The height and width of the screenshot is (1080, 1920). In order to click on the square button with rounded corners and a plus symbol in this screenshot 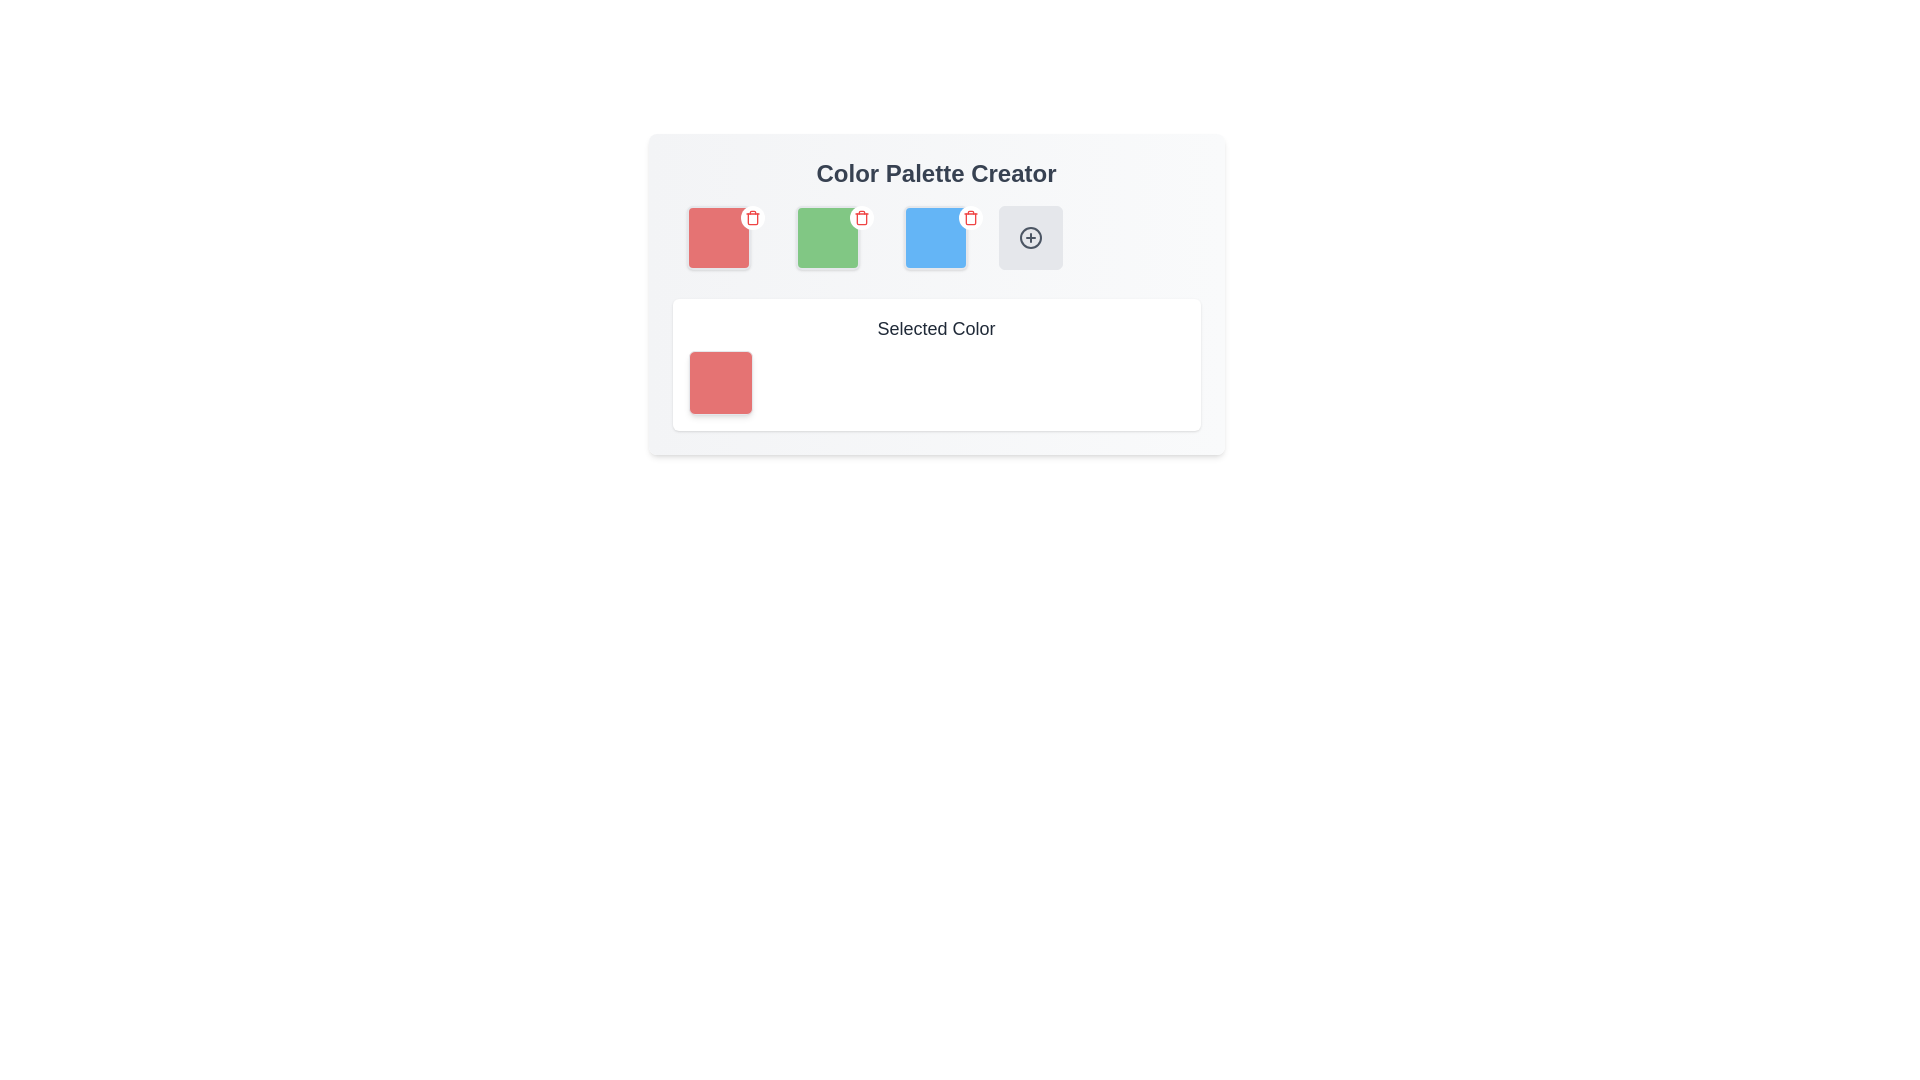, I will do `click(1030, 237)`.